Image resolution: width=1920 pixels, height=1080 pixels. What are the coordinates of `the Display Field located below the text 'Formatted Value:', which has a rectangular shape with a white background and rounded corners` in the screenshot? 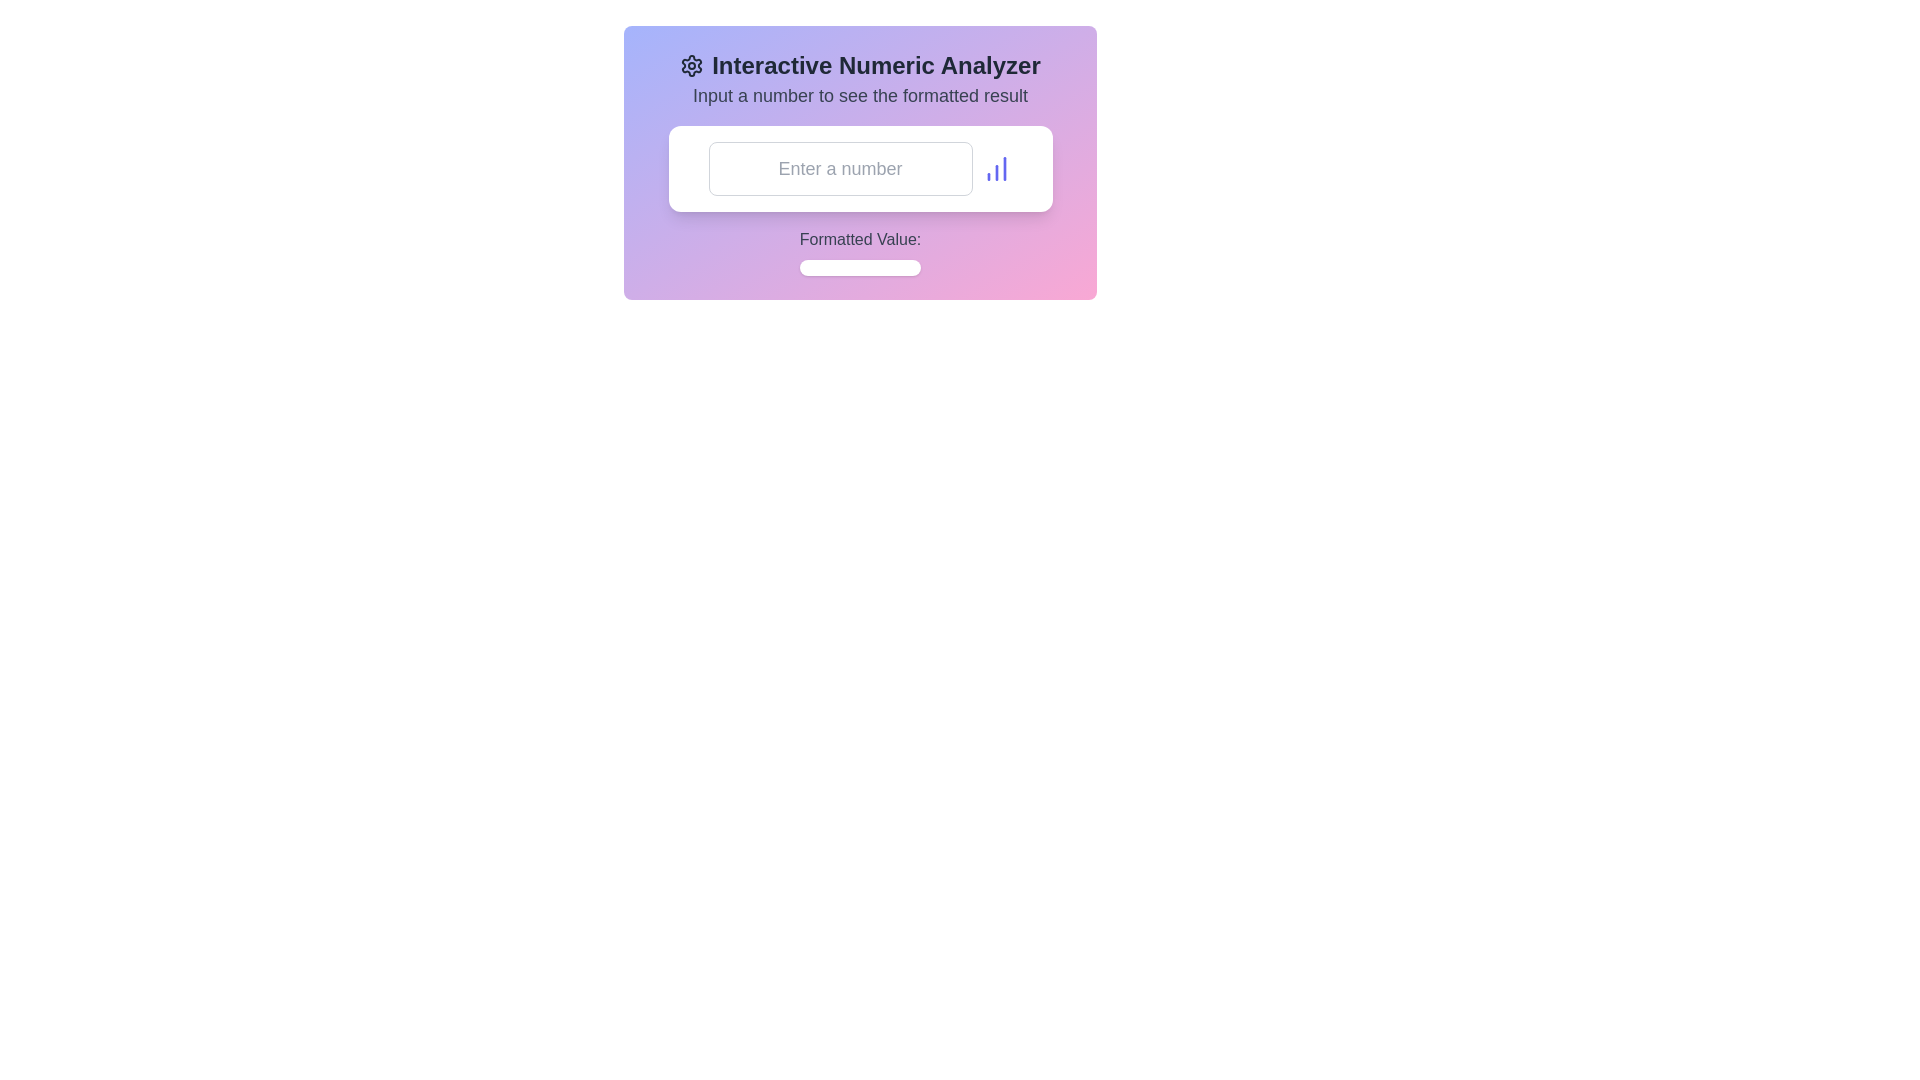 It's located at (860, 266).